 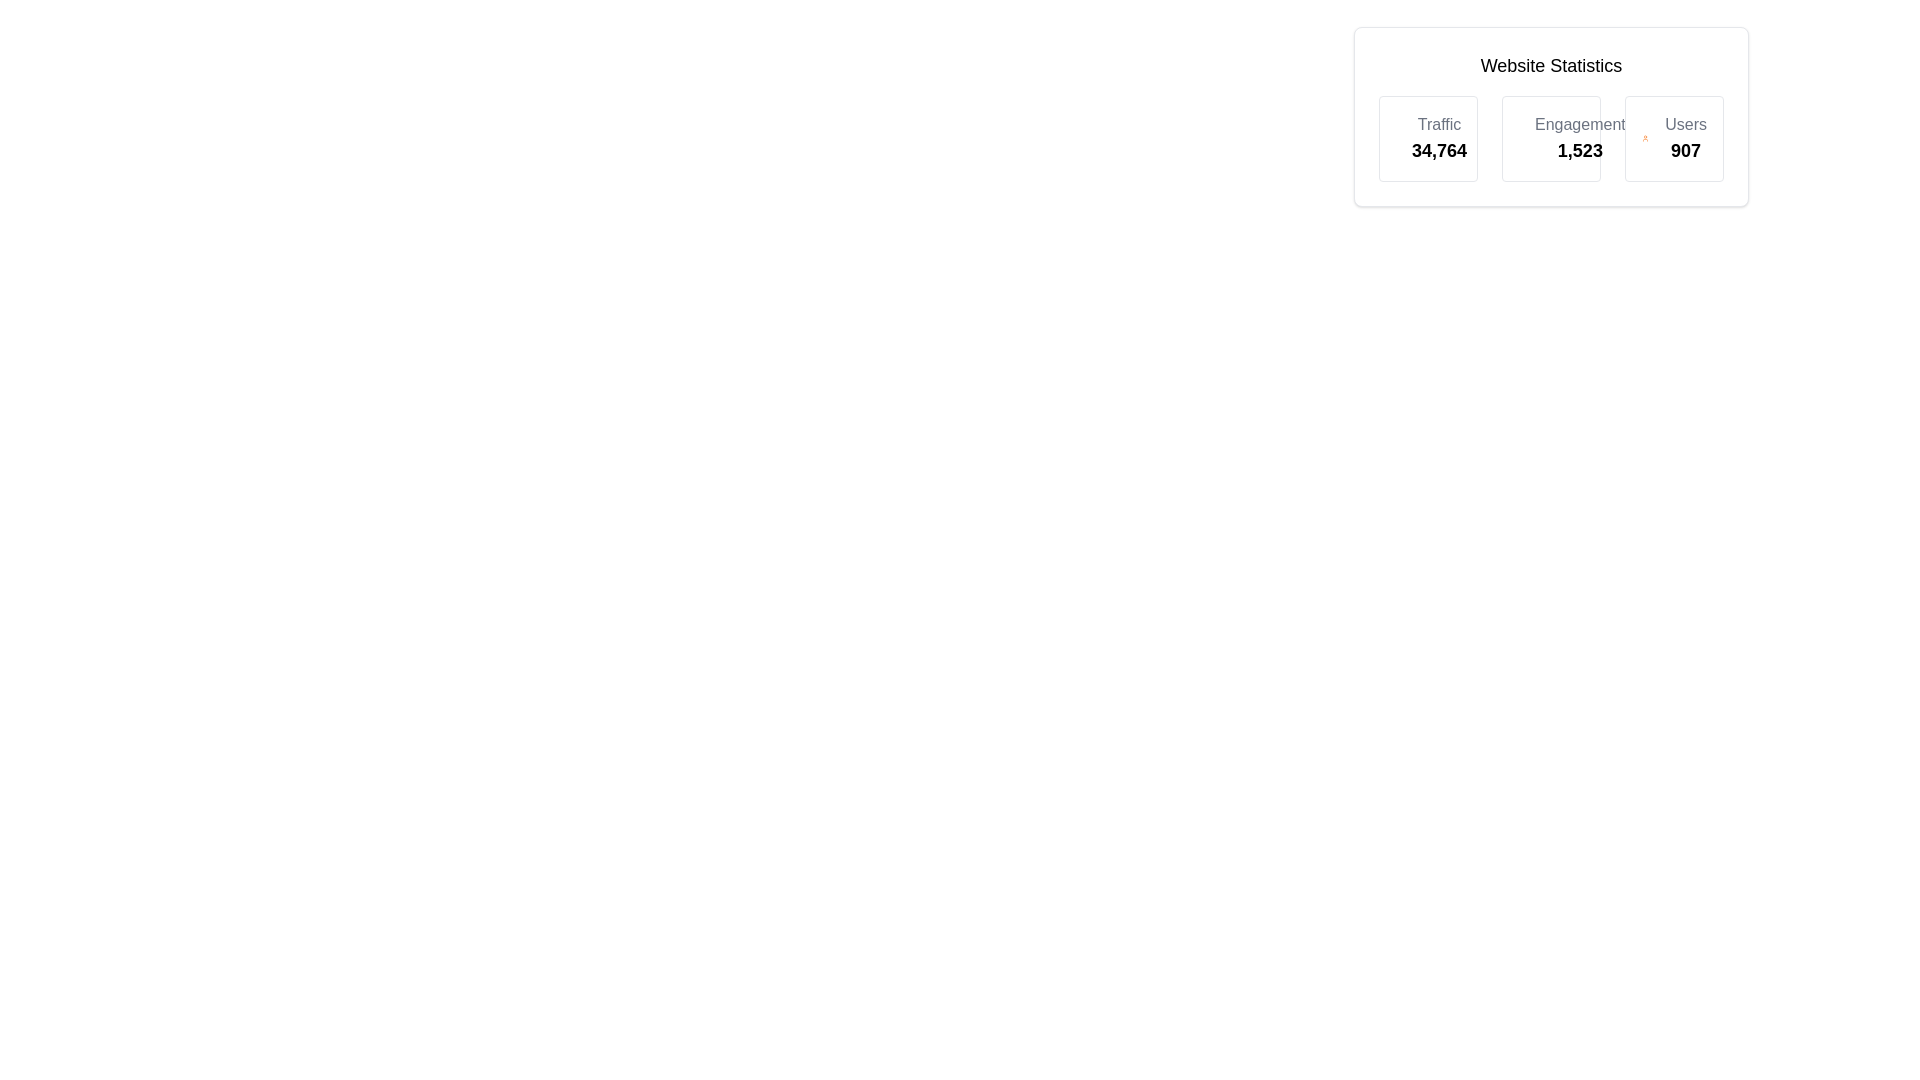 What do you see at coordinates (1438, 124) in the screenshot?
I see `the text label that indicates the 'Traffic' metric, which provides descriptive information for the value '34,764'` at bounding box center [1438, 124].